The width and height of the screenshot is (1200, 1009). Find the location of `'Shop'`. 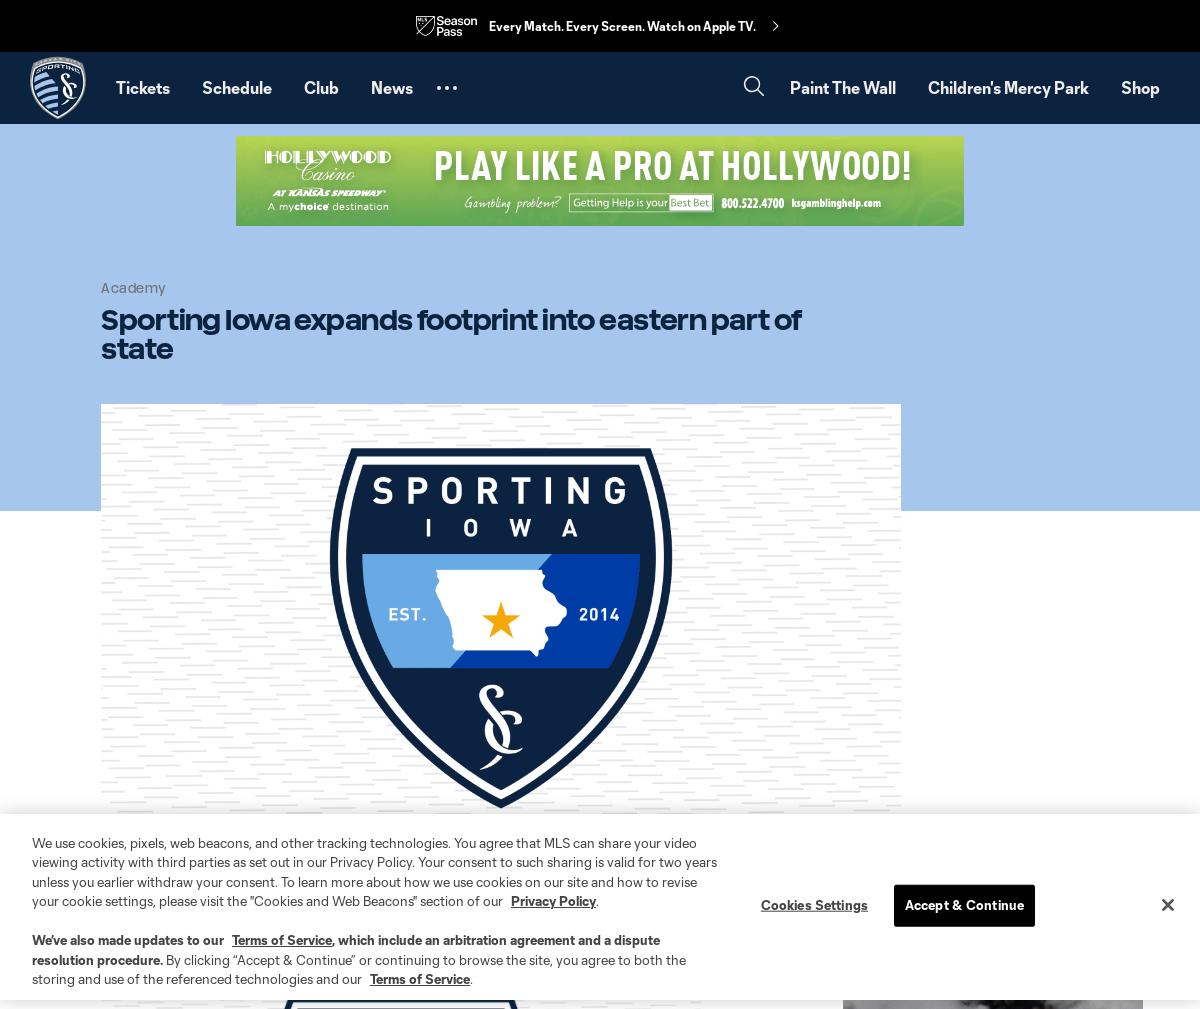

'Shop' is located at coordinates (1139, 86).